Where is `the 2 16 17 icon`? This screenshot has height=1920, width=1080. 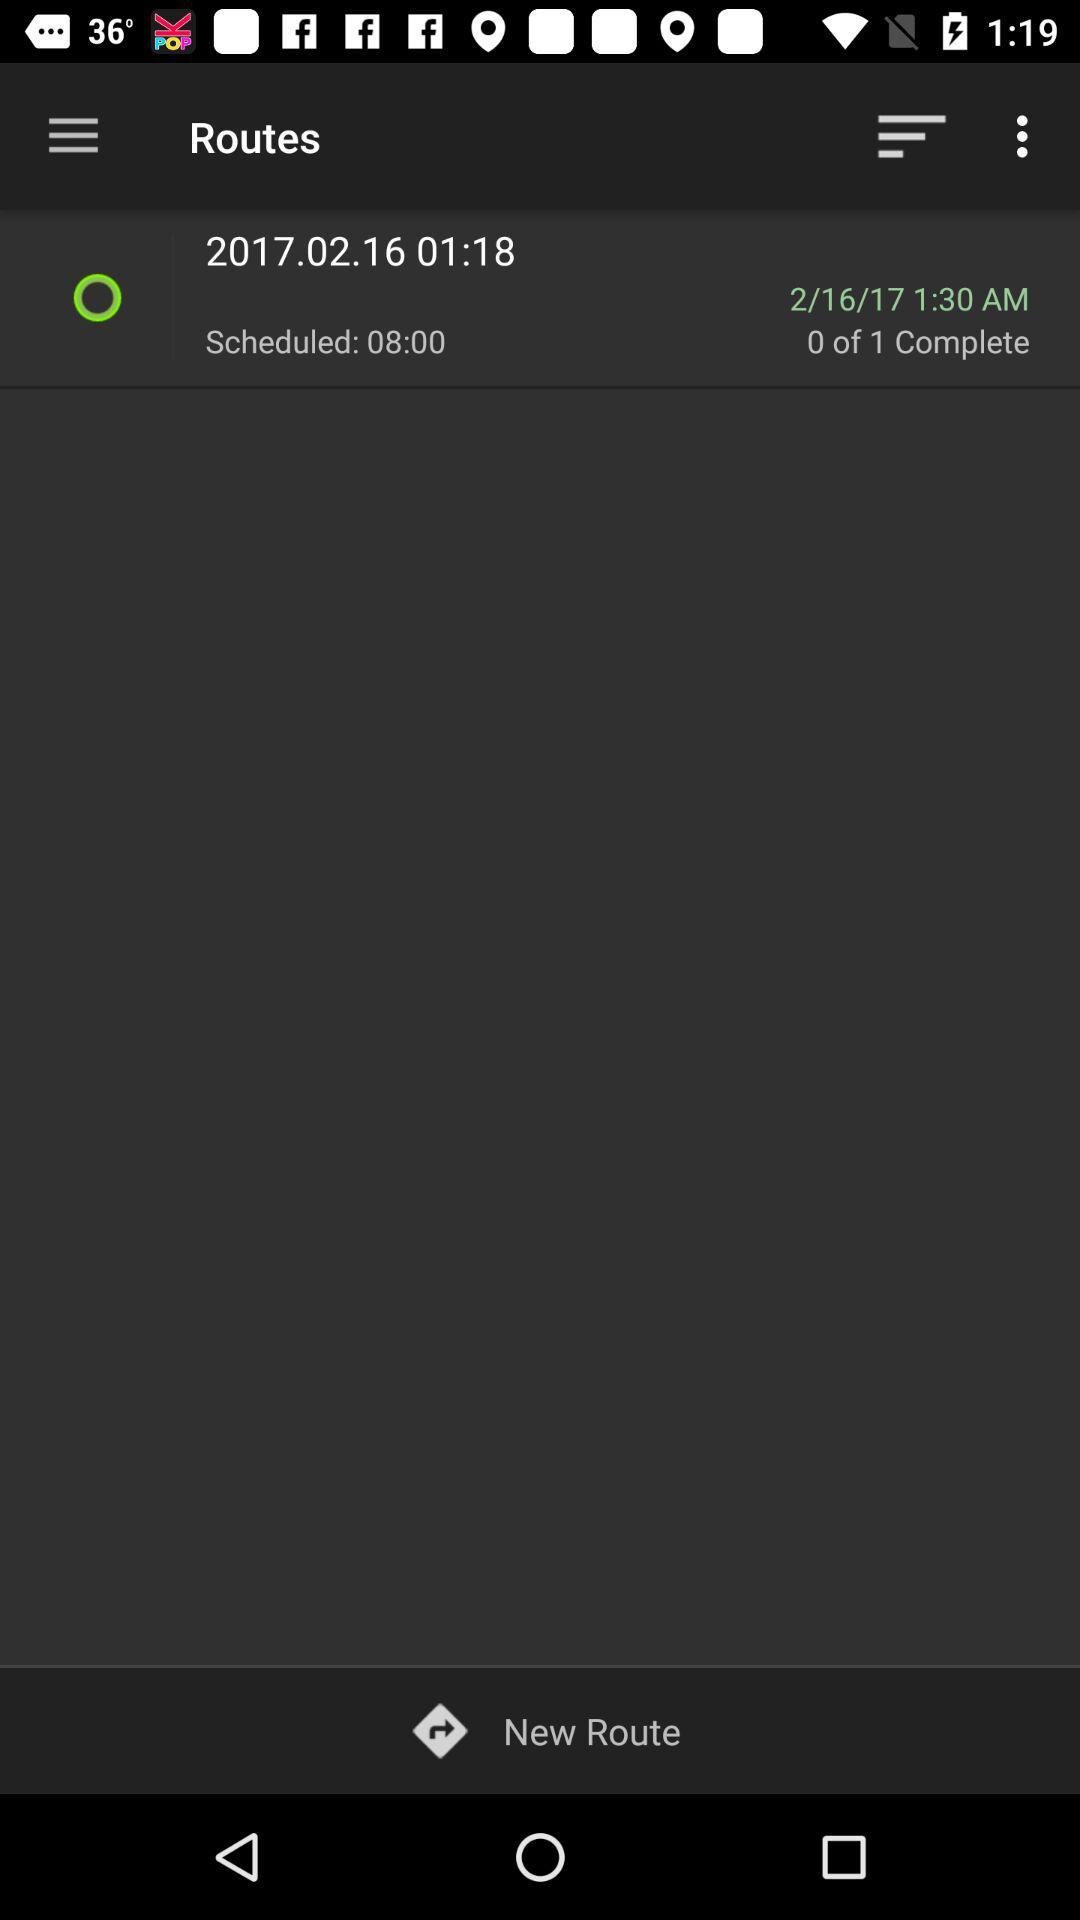
the 2 16 17 icon is located at coordinates (922, 297).